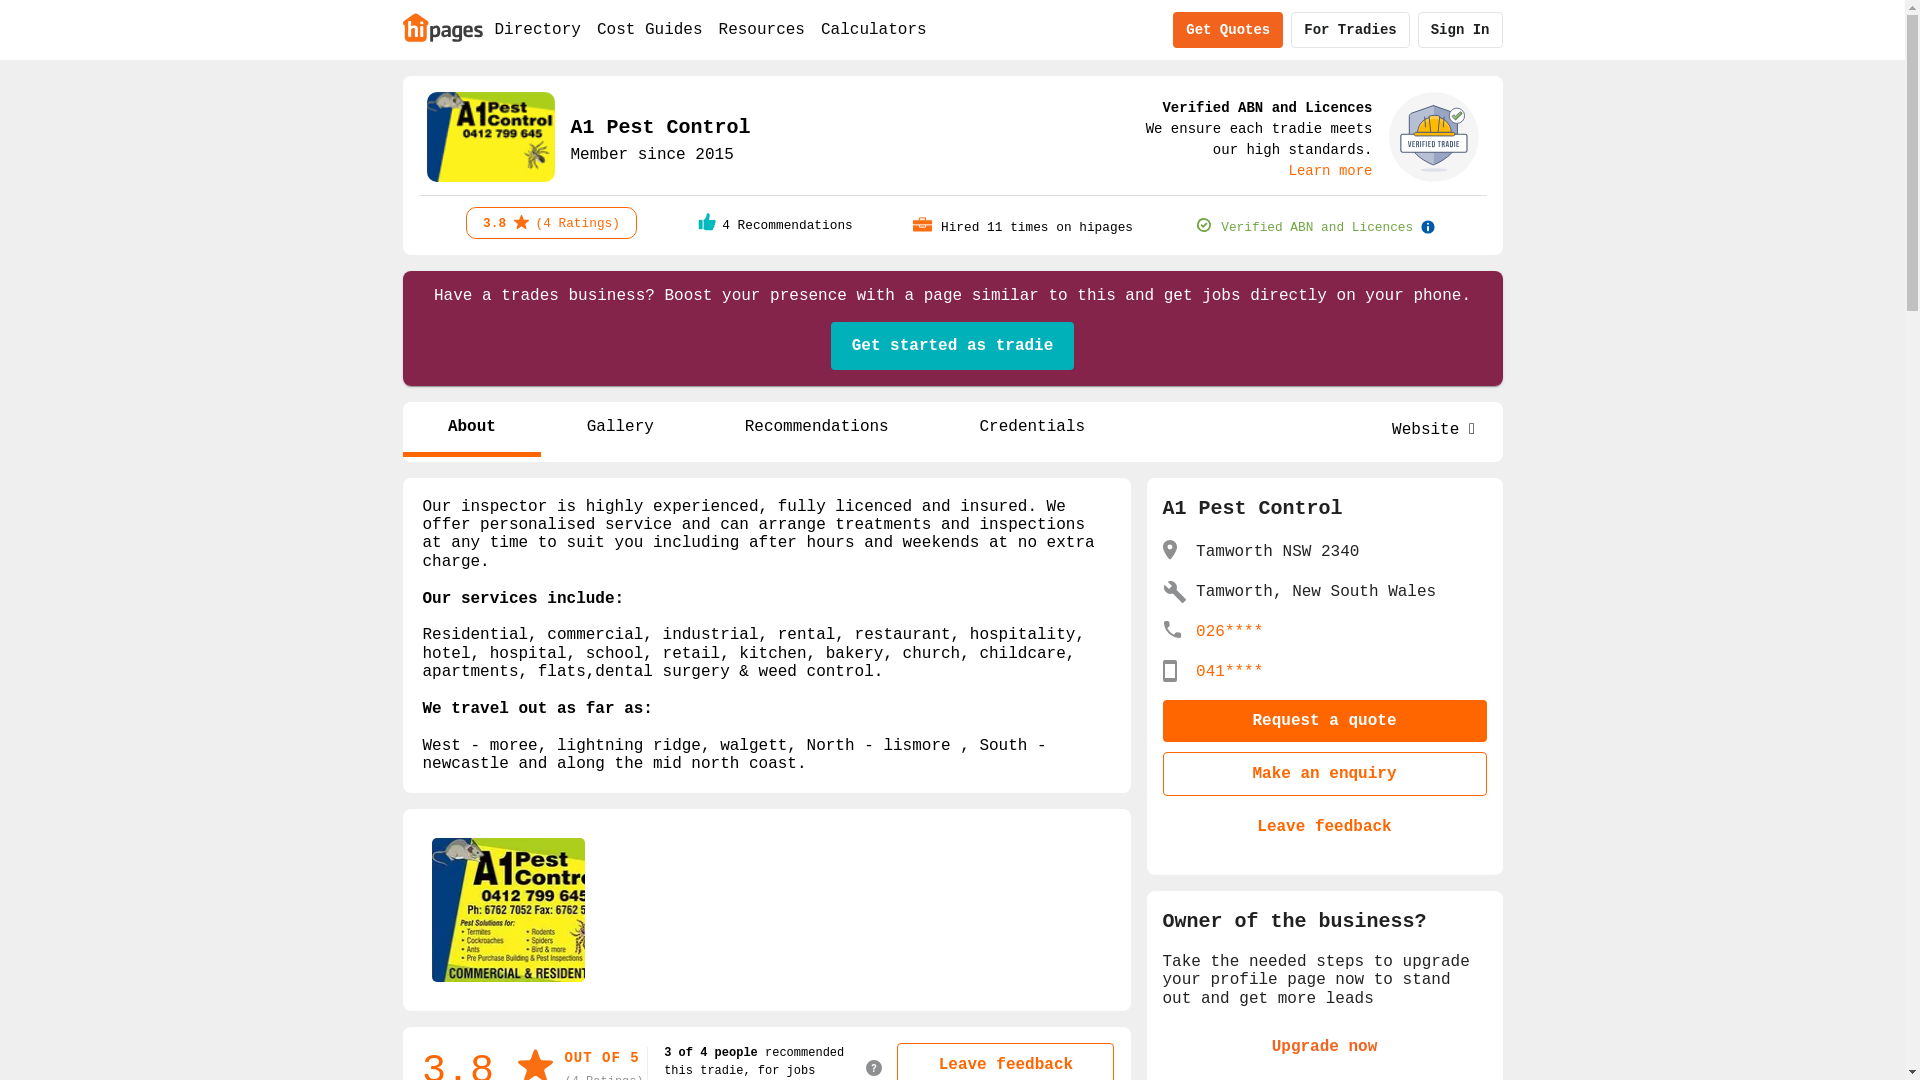  I want to click on 'Home', so click(440, 27).